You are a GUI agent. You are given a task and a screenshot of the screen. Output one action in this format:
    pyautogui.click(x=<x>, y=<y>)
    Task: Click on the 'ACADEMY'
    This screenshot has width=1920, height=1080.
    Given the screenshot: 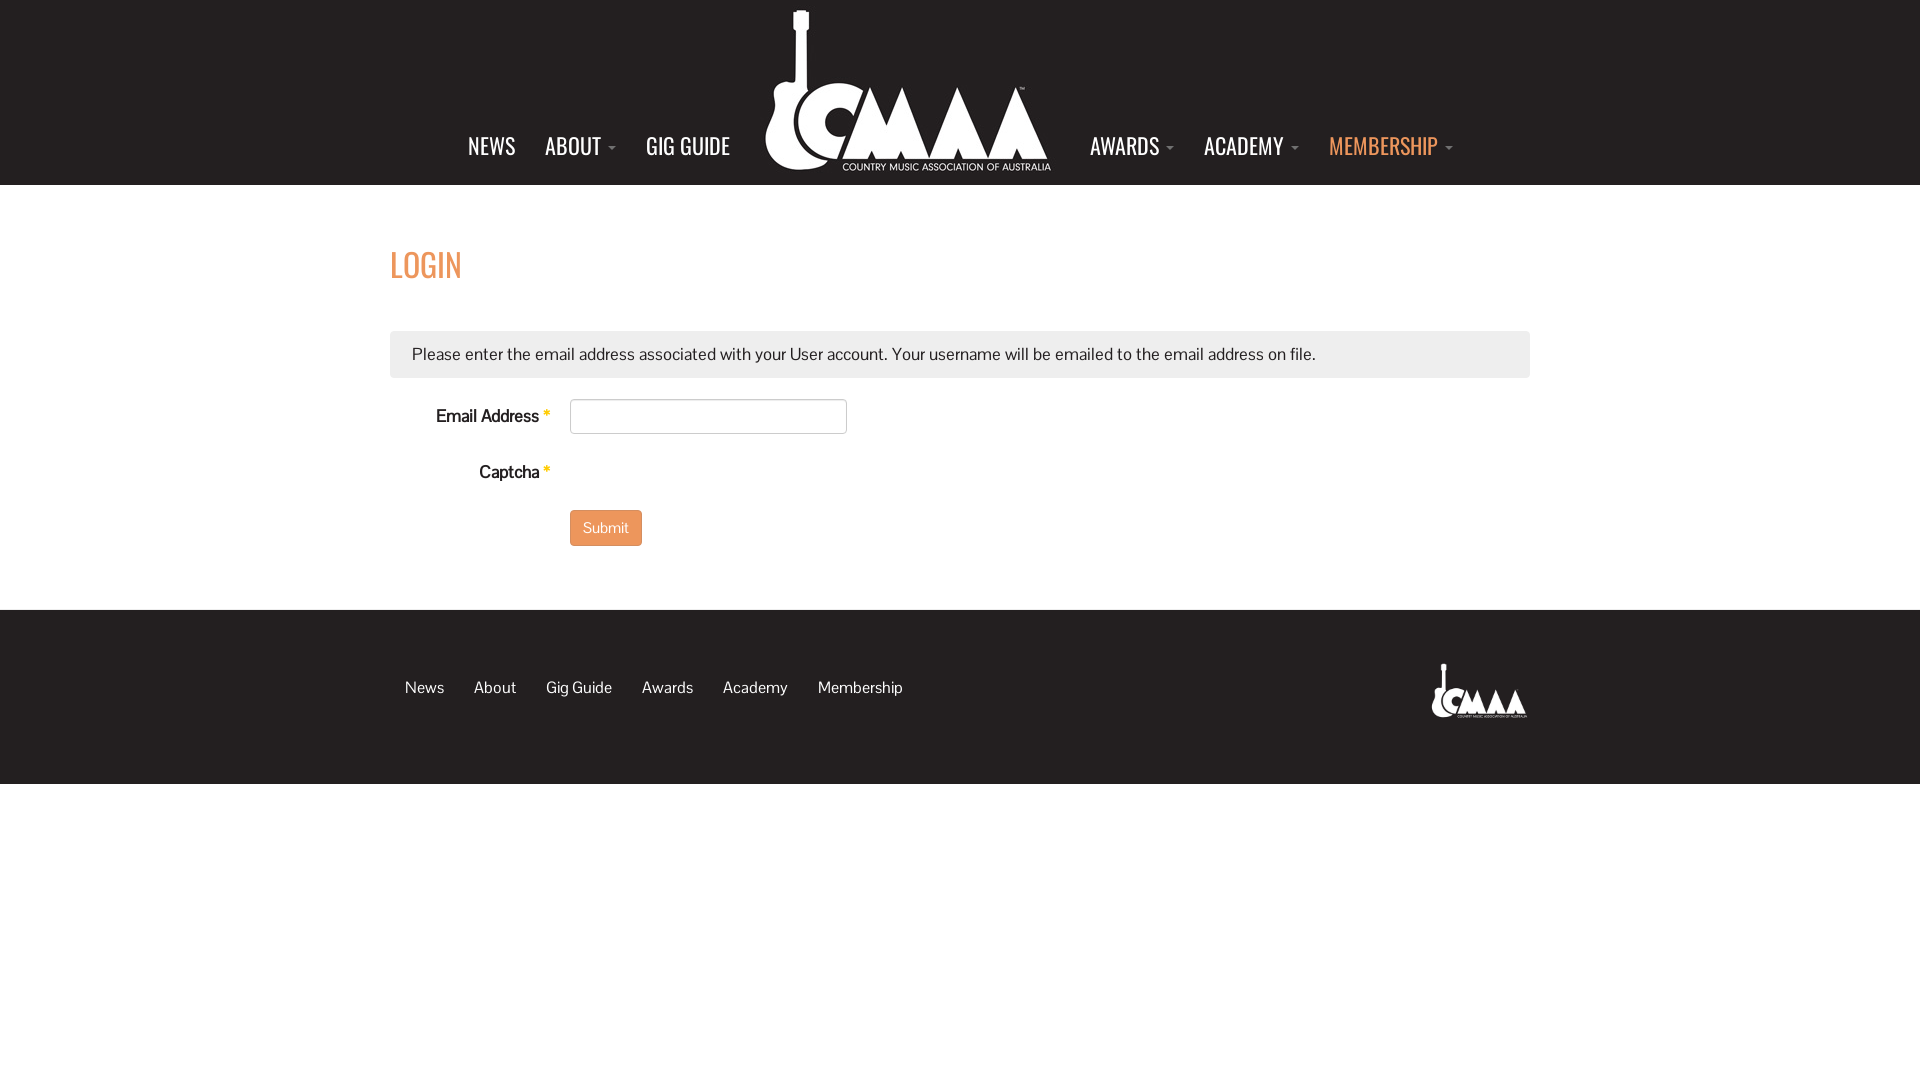 What is the action you would take?
    pyautogui.click(x=1249, y=144)
    